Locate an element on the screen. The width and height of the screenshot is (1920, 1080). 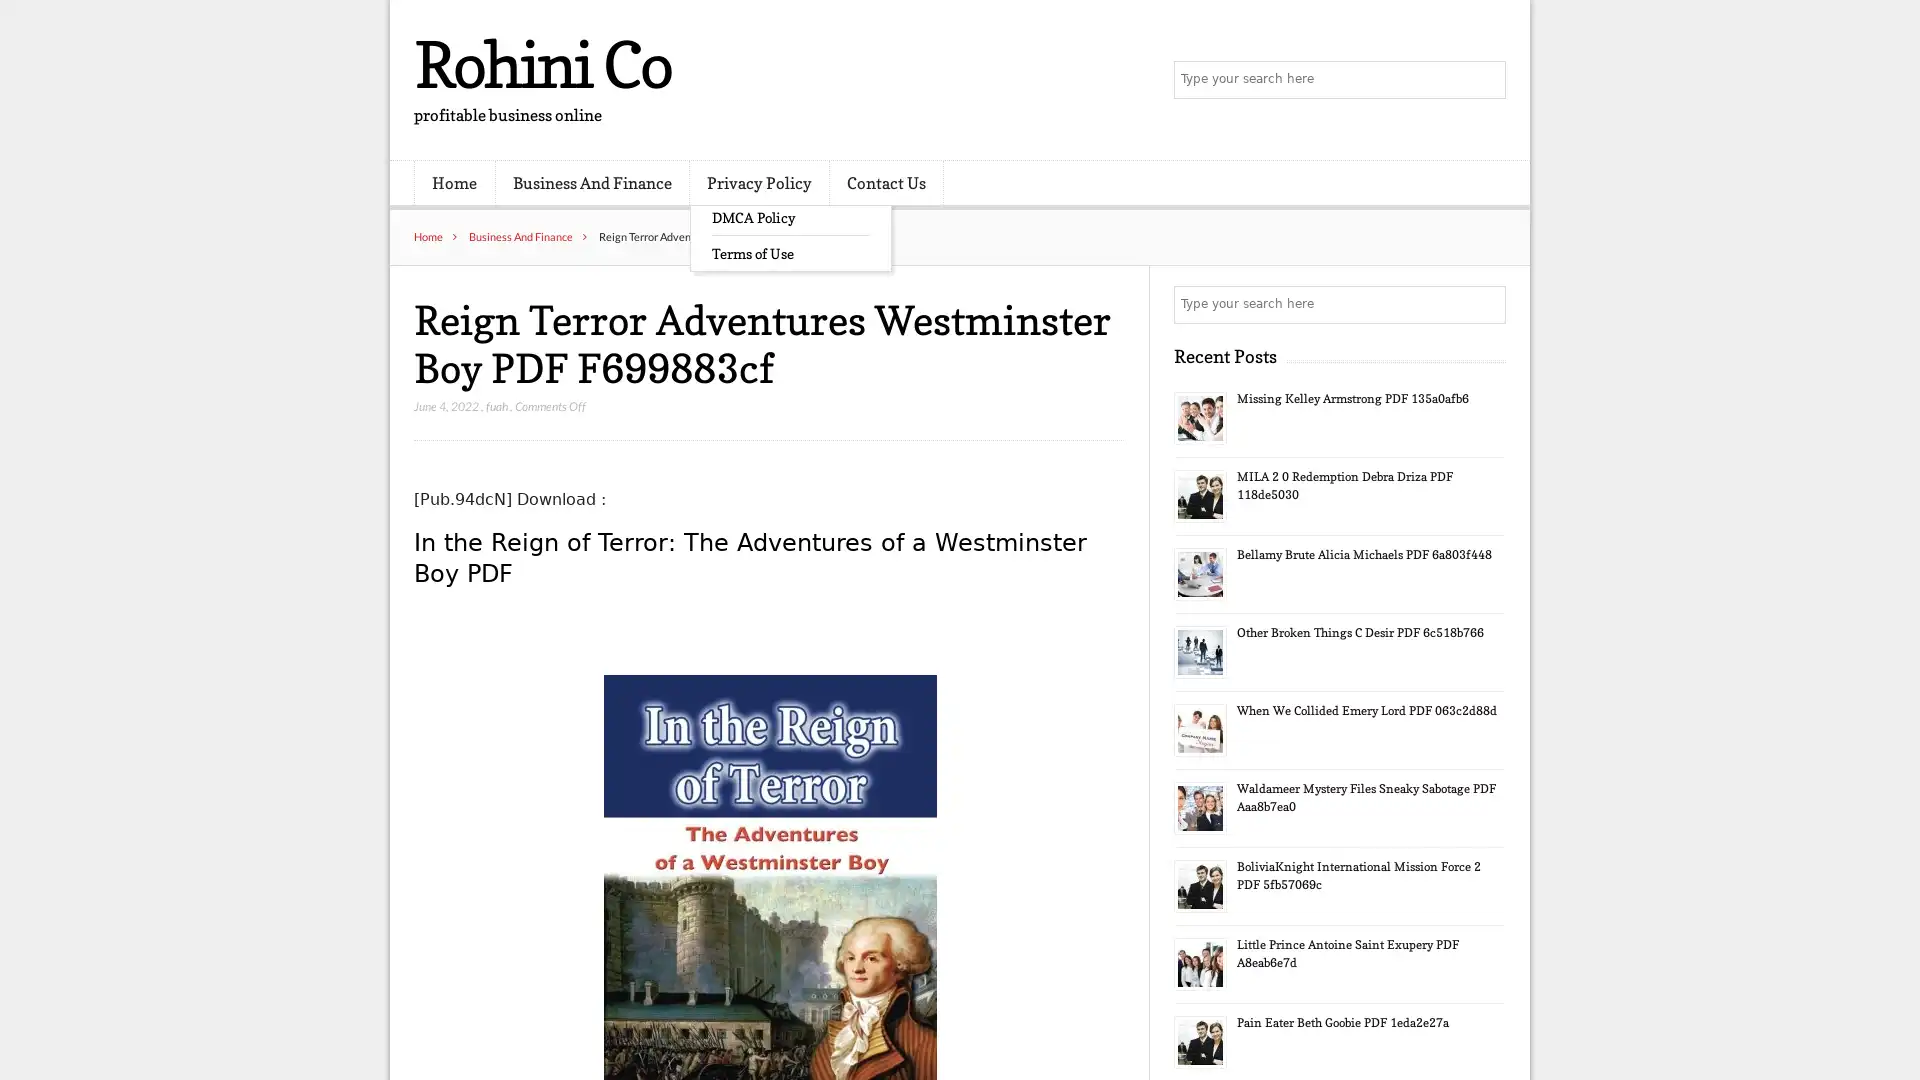
Search is located at coordinates (1485, 304).